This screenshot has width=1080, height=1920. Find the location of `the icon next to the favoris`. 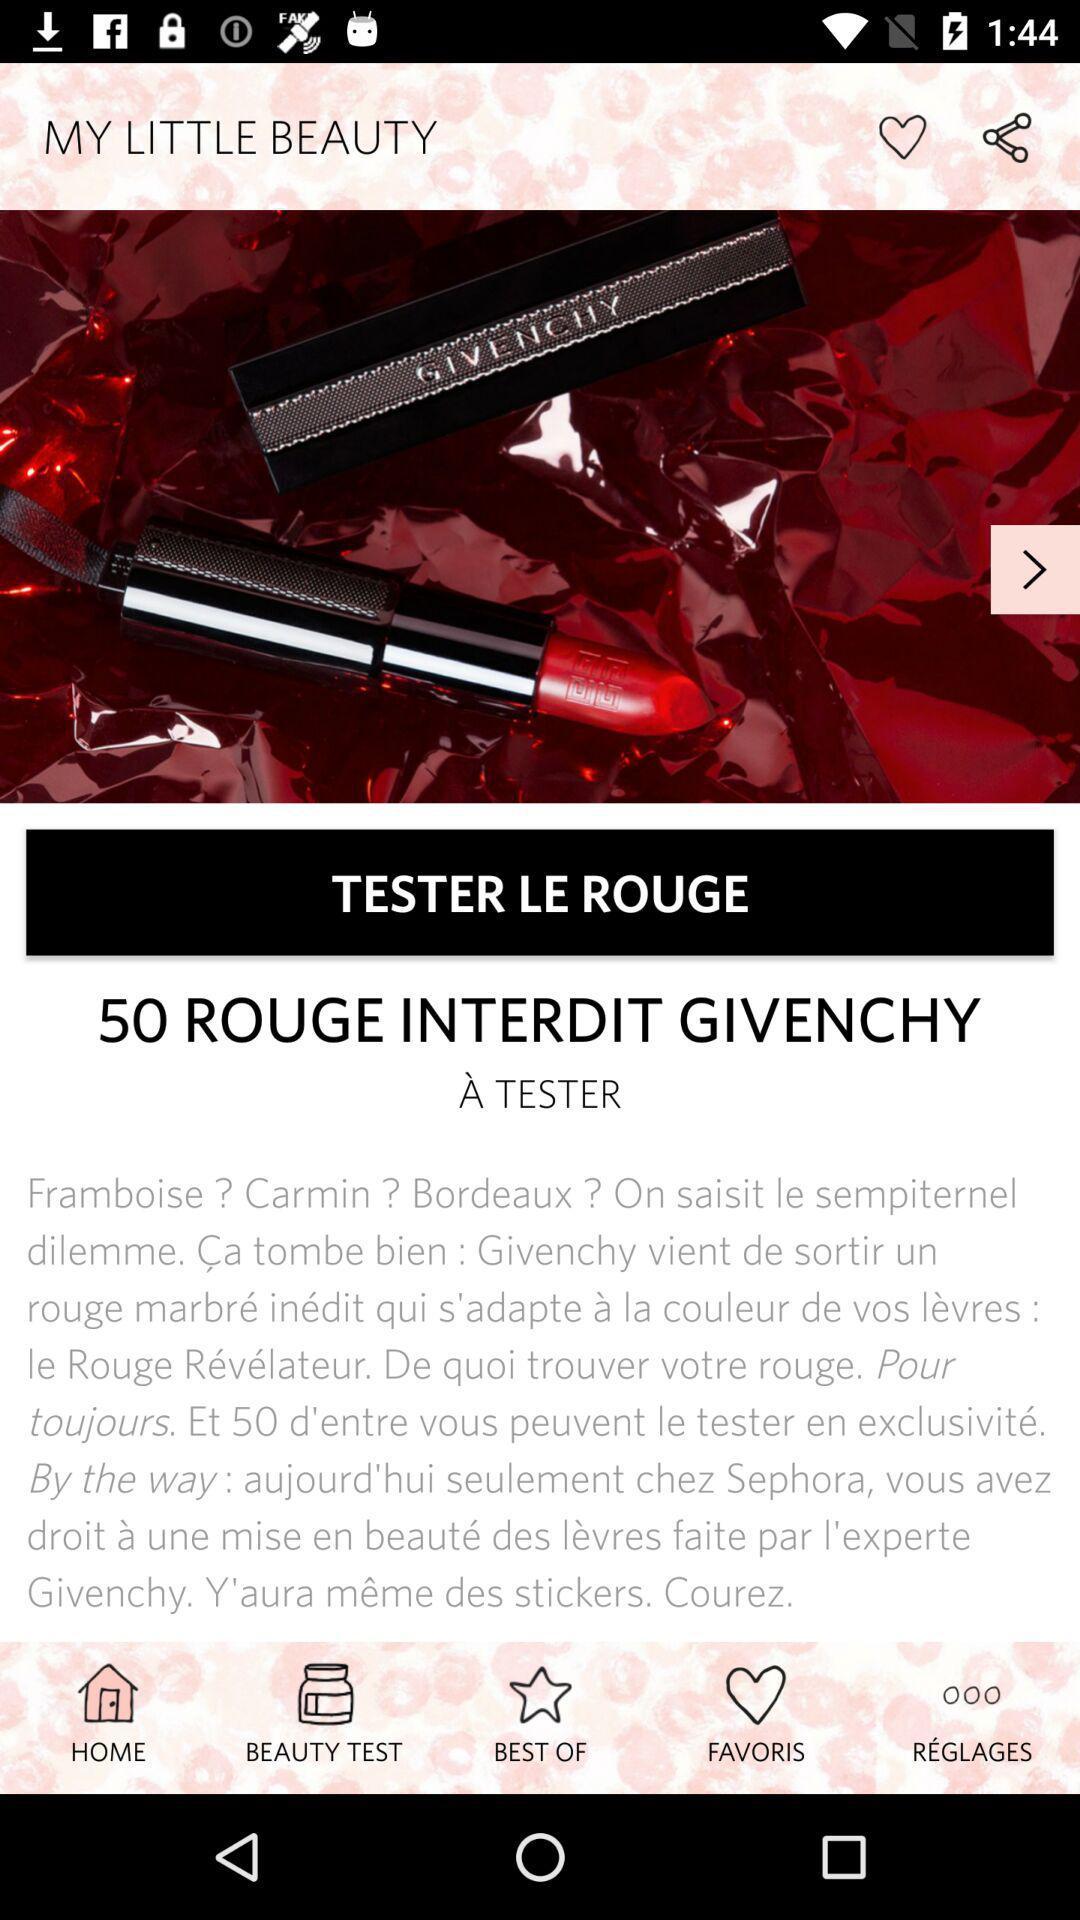

the icon next to the favoris is located at coordinates (971, 1716).